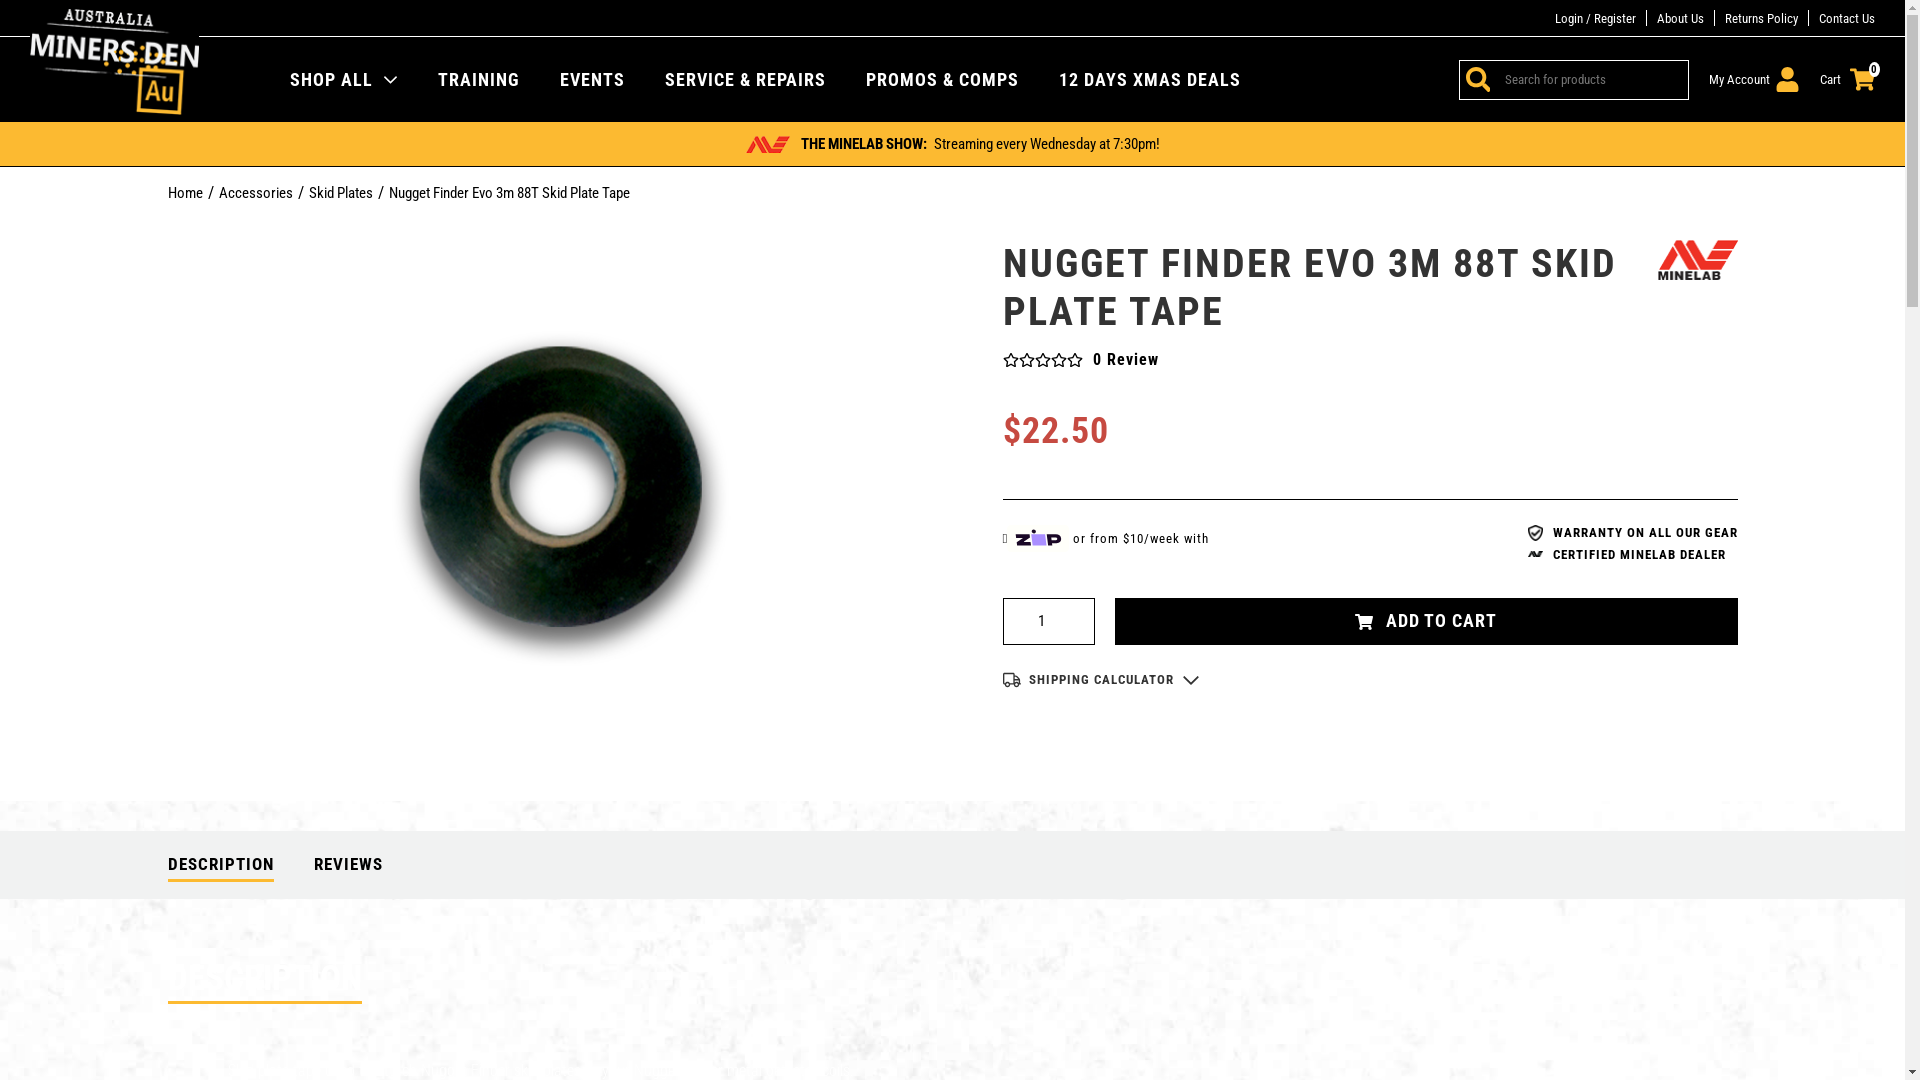  I want to click on 'Login / Register', so click(1594, 18).